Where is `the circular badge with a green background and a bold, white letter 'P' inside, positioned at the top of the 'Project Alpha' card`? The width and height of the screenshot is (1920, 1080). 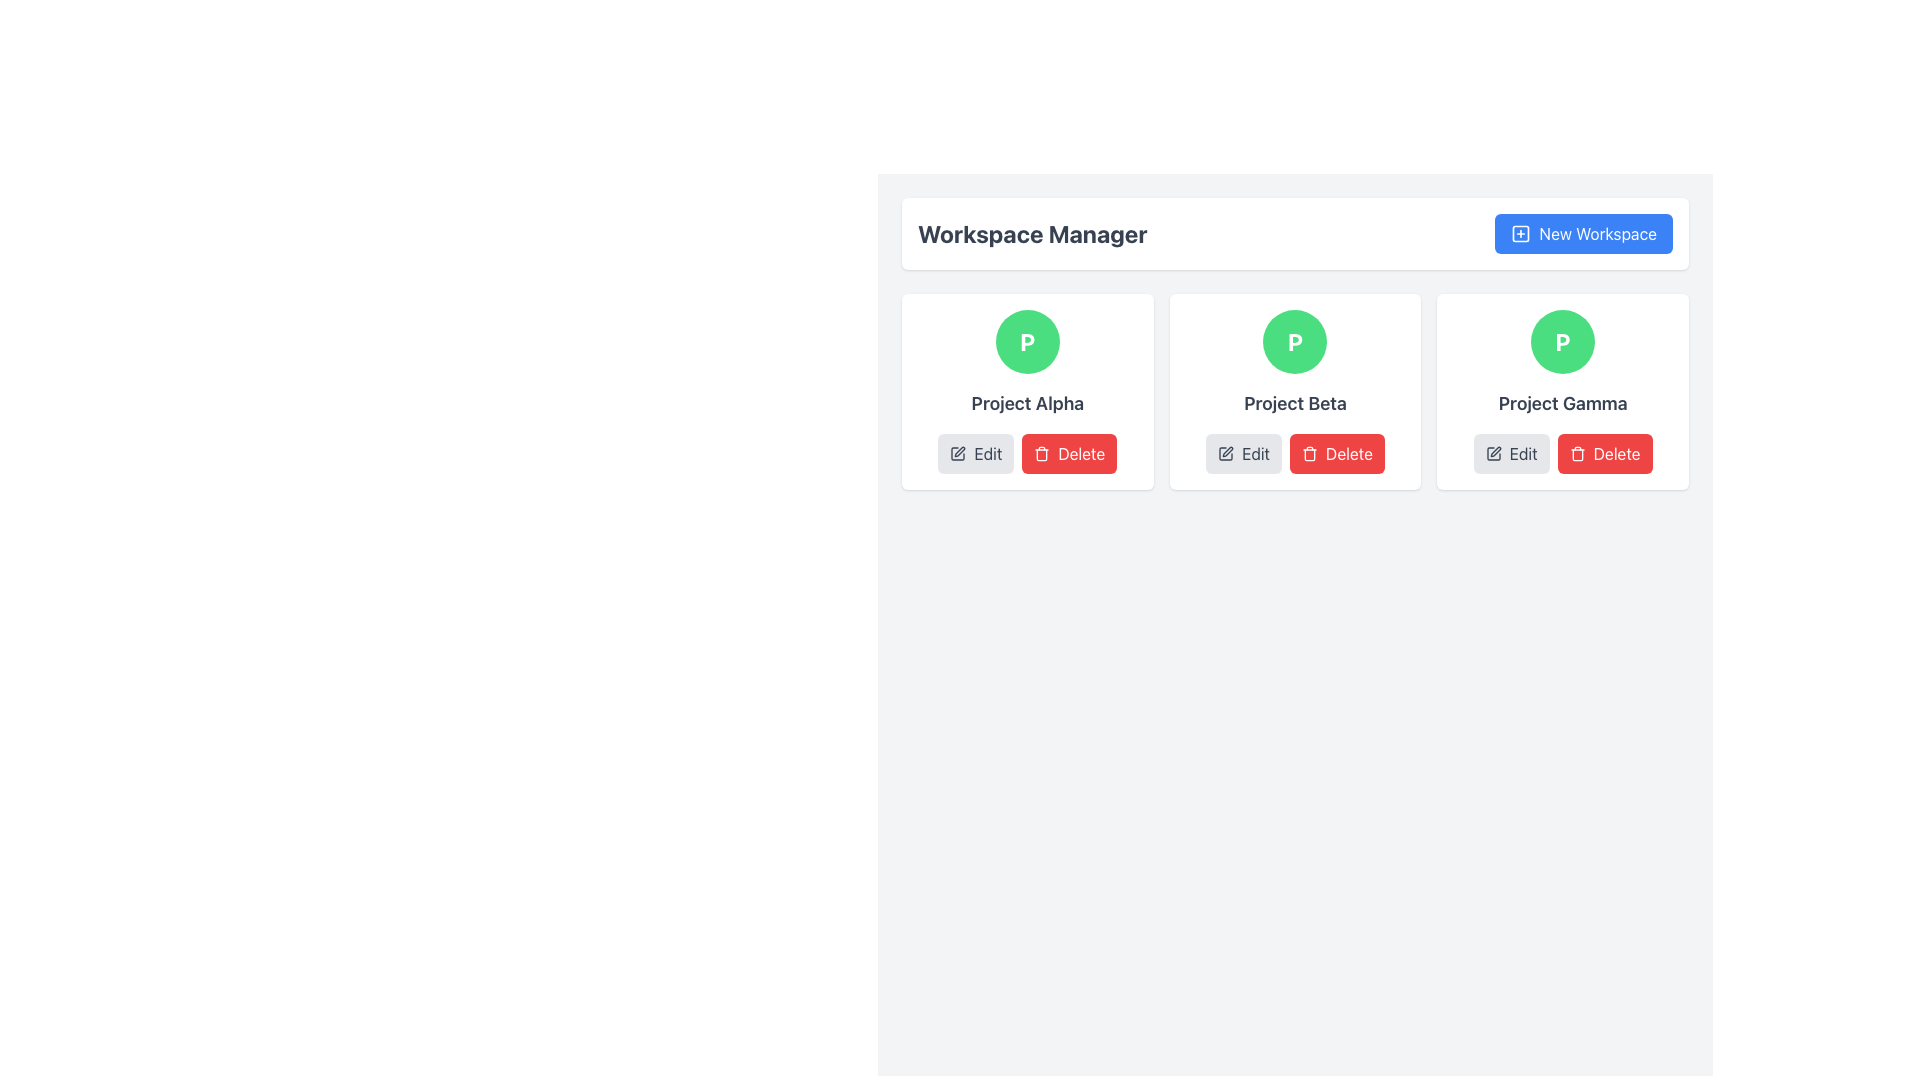 the circular badge with a green background and a bold, white letter 'P' inside, positioned at the top of the 'Project Alpha' card is located at coordinates (1027, 341).